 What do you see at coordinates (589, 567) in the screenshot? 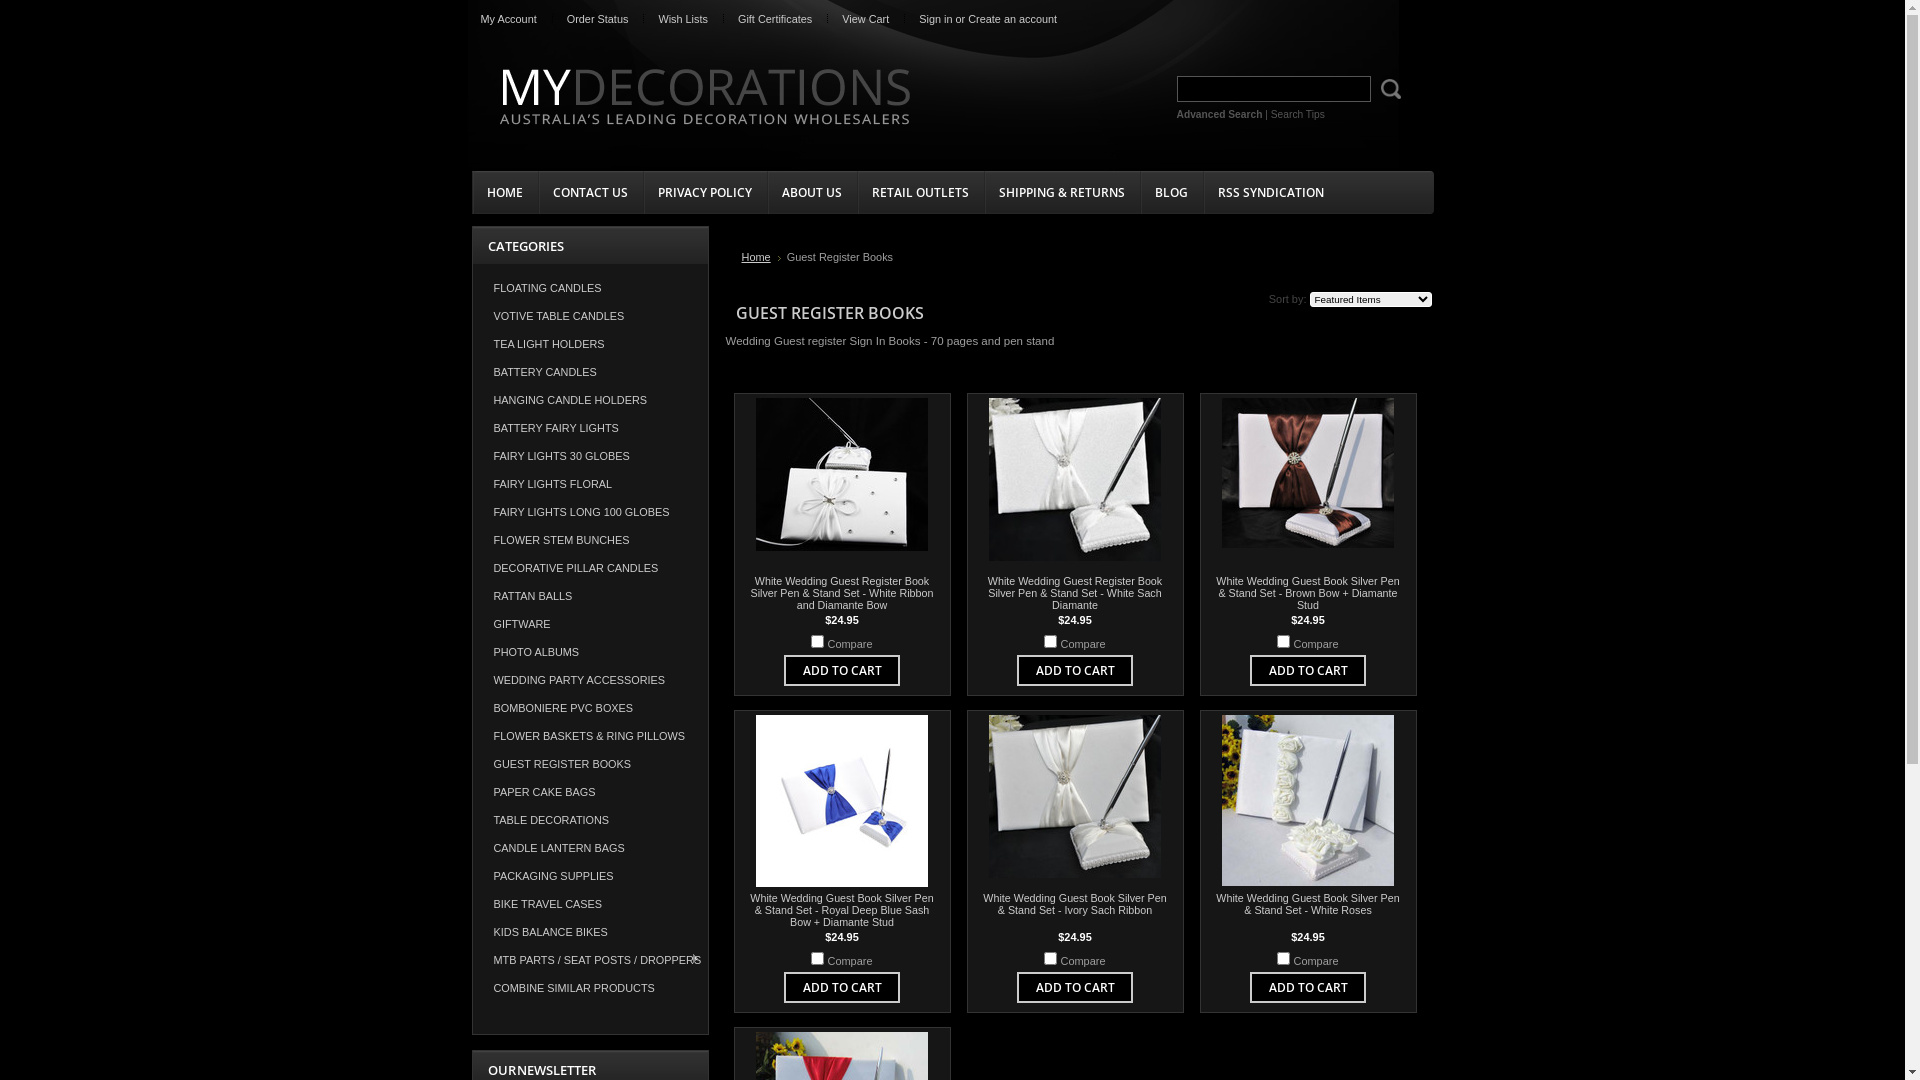
I see `'DECORATIVE PILLAR CANDLES'` at bounding box center [589, 567].